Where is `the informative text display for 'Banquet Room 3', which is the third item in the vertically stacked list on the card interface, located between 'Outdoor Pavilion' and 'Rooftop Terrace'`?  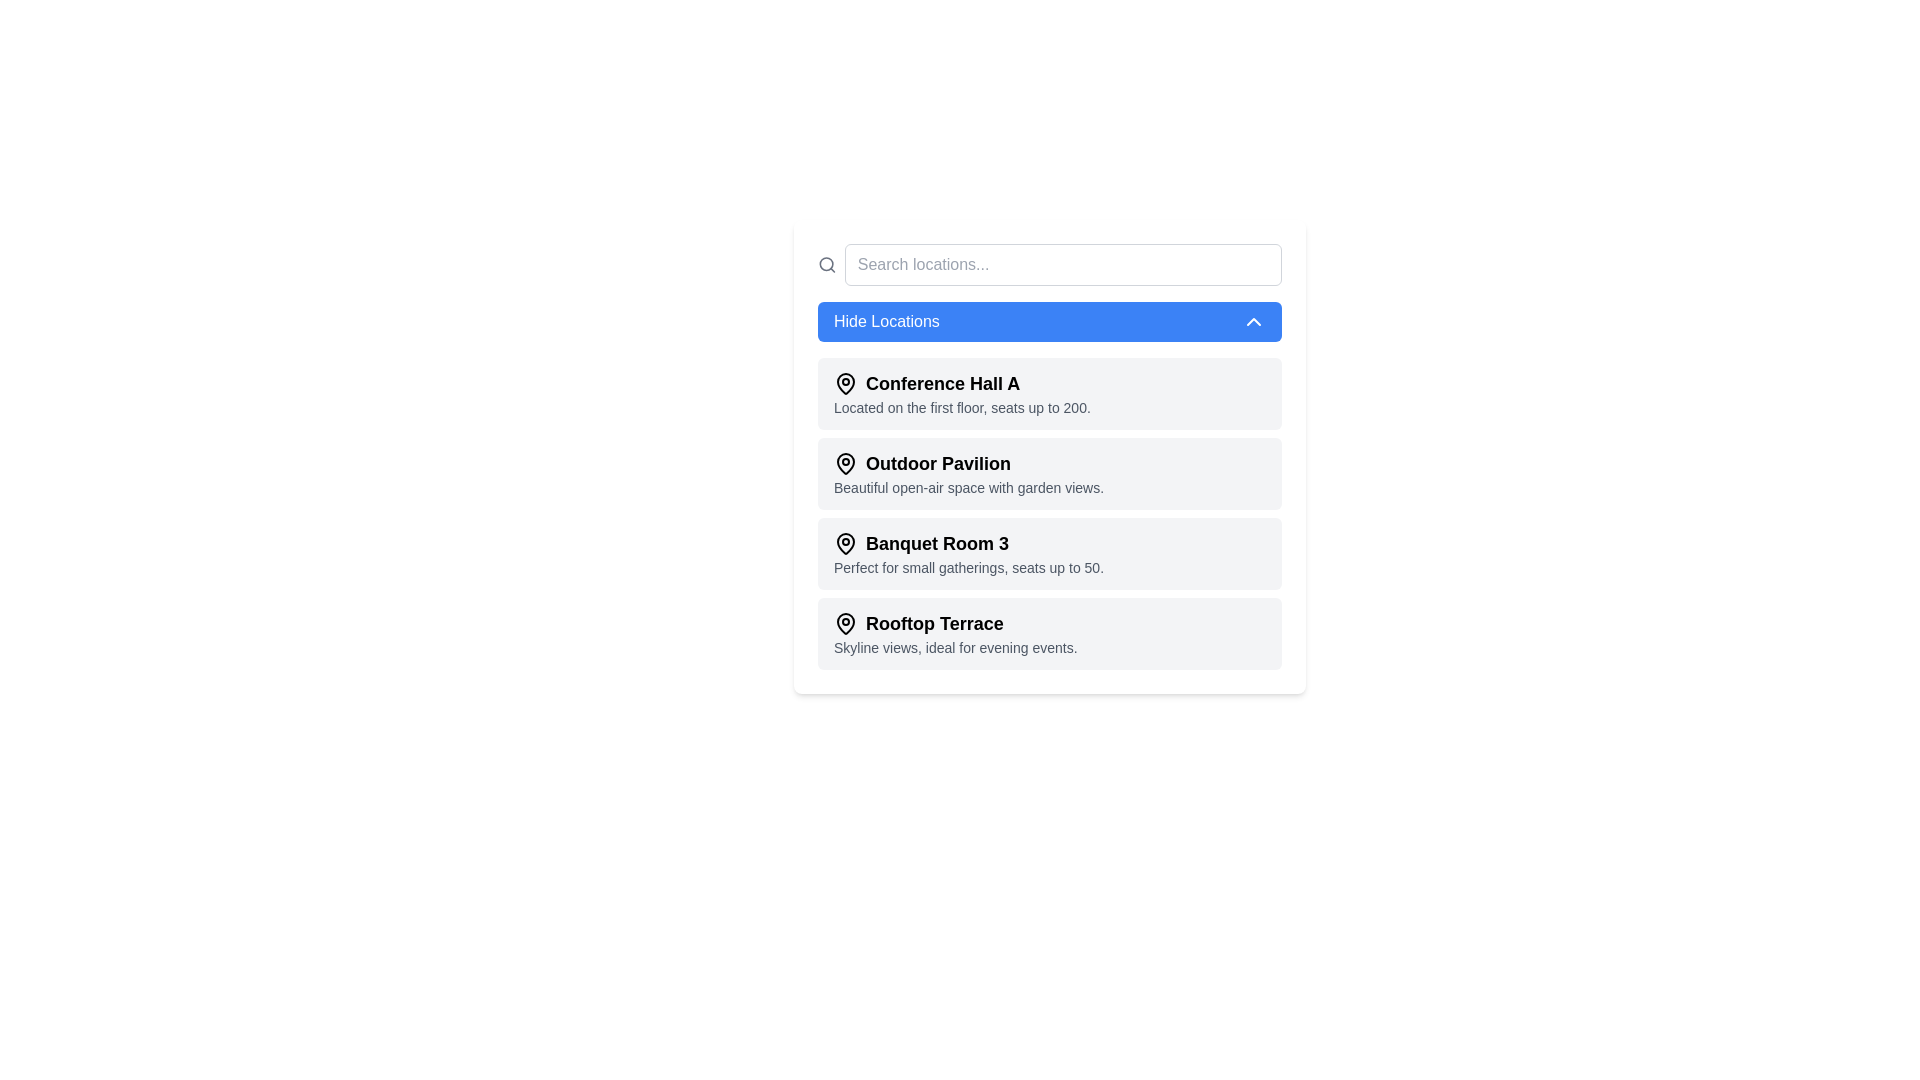
the informative text display for 'Banquet Room 3', which is the third item in the vertically stacked list on the card interface, located between 'Outdoor Pavilion' and 'Rooftop Terrace' is located at coordinates (969, 554).